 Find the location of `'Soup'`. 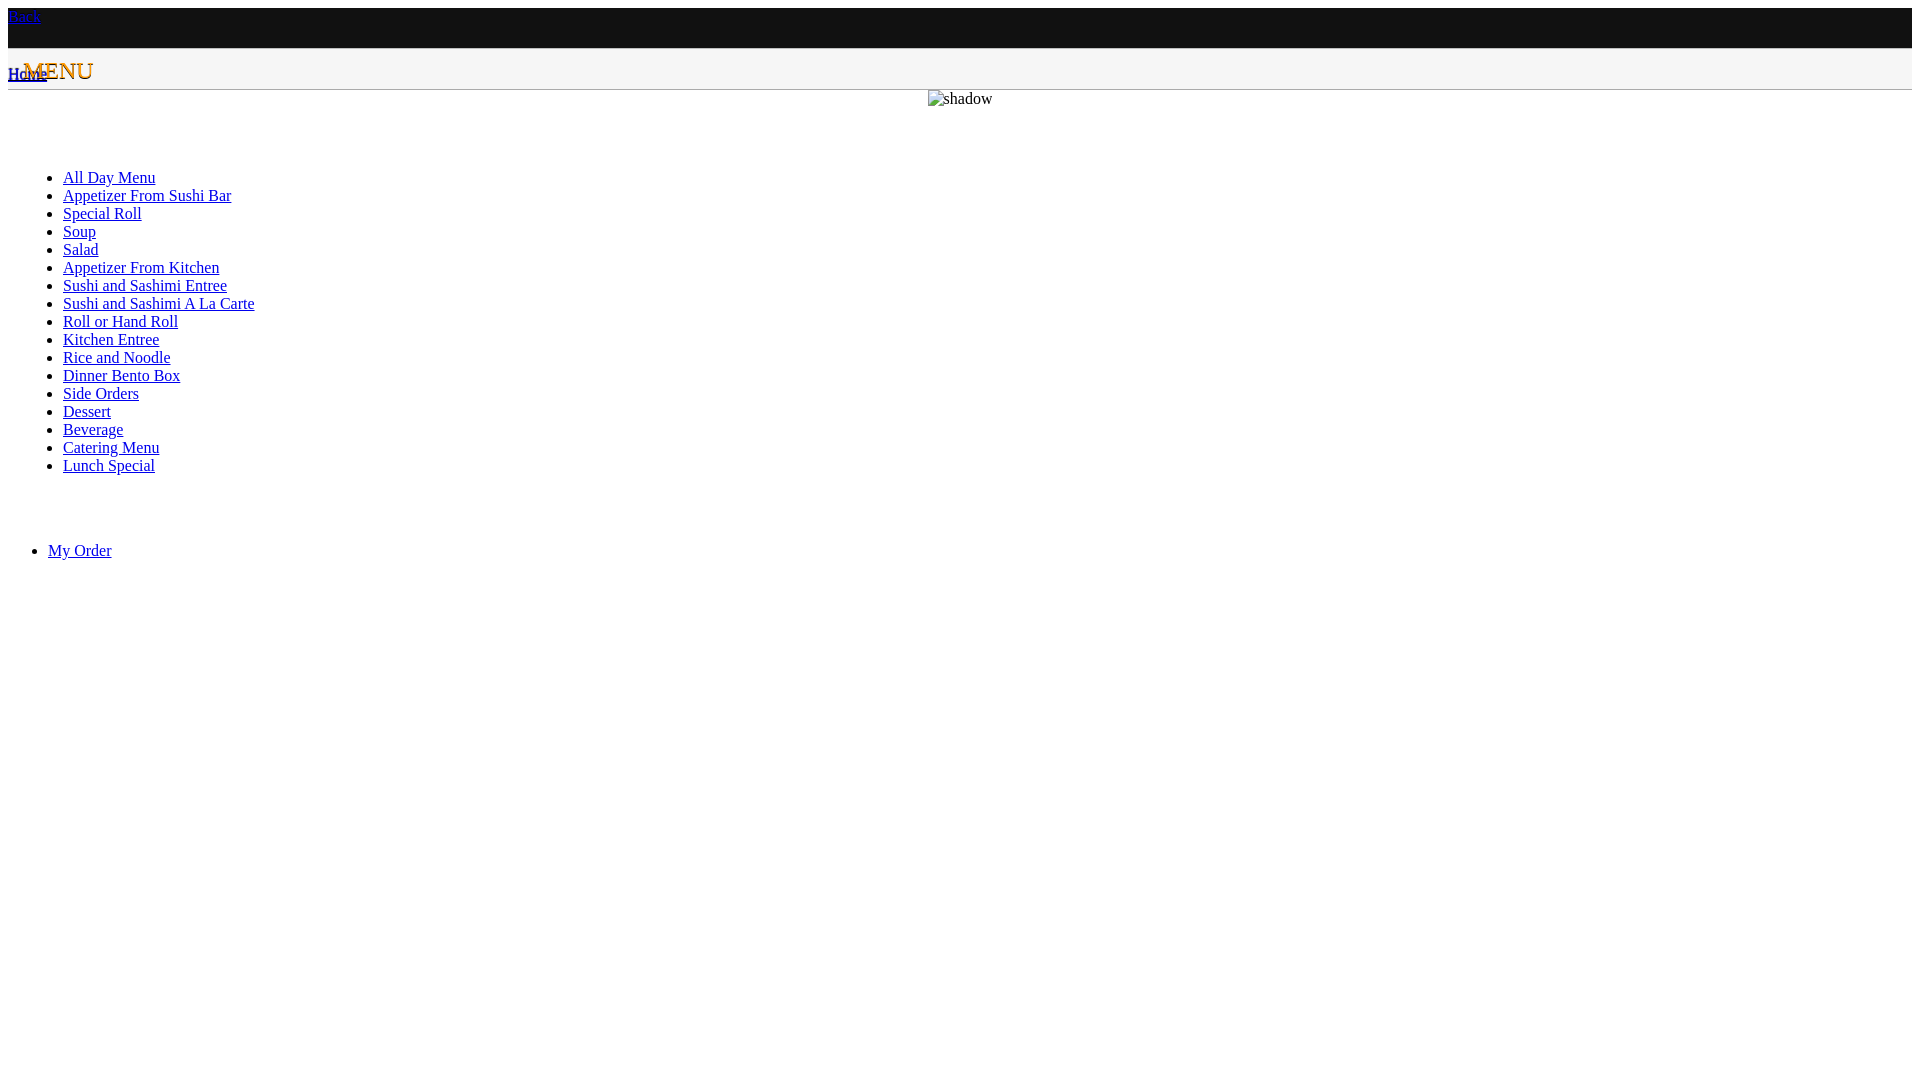

'Soup' is located at coordinates (62, 230).